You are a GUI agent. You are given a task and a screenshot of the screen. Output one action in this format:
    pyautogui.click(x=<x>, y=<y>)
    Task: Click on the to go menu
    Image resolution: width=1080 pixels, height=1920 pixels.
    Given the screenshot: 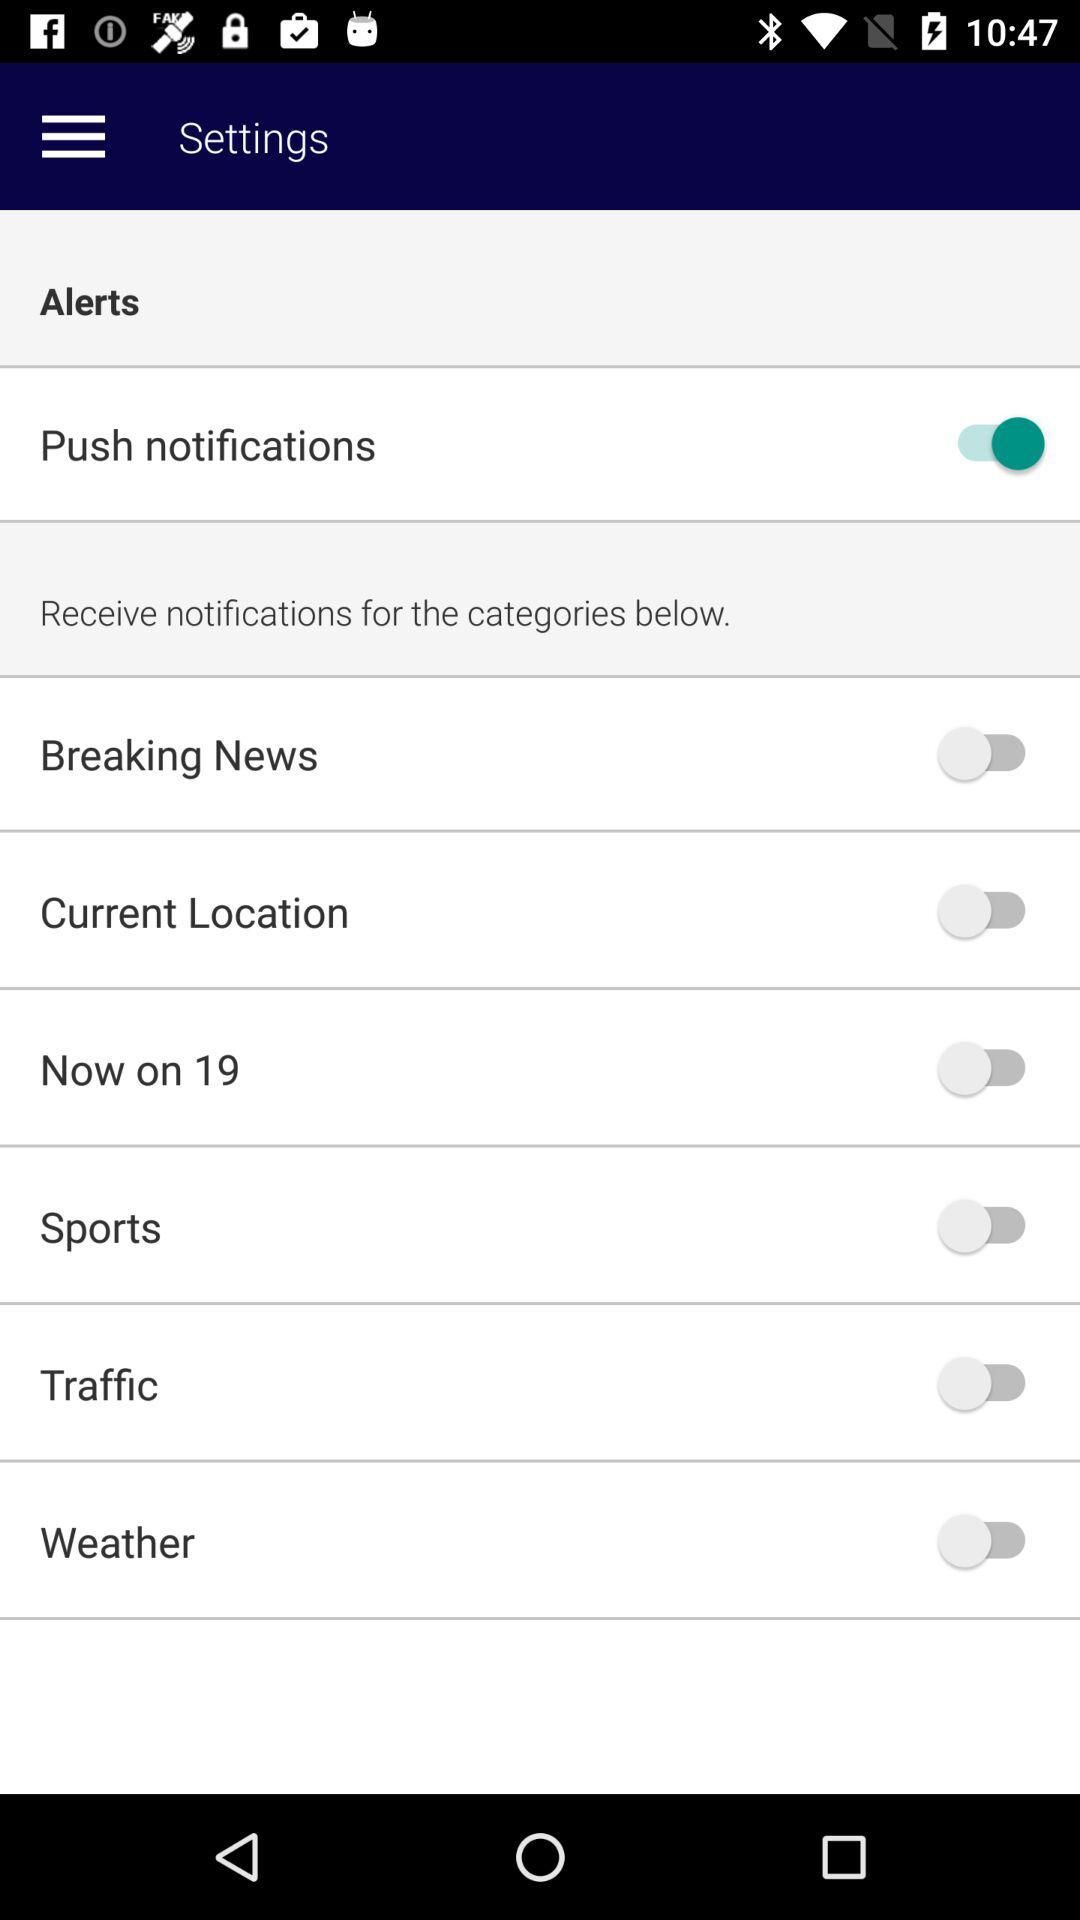 What is the action you would take?
    pyautogui.click(x=72, y=135)
    